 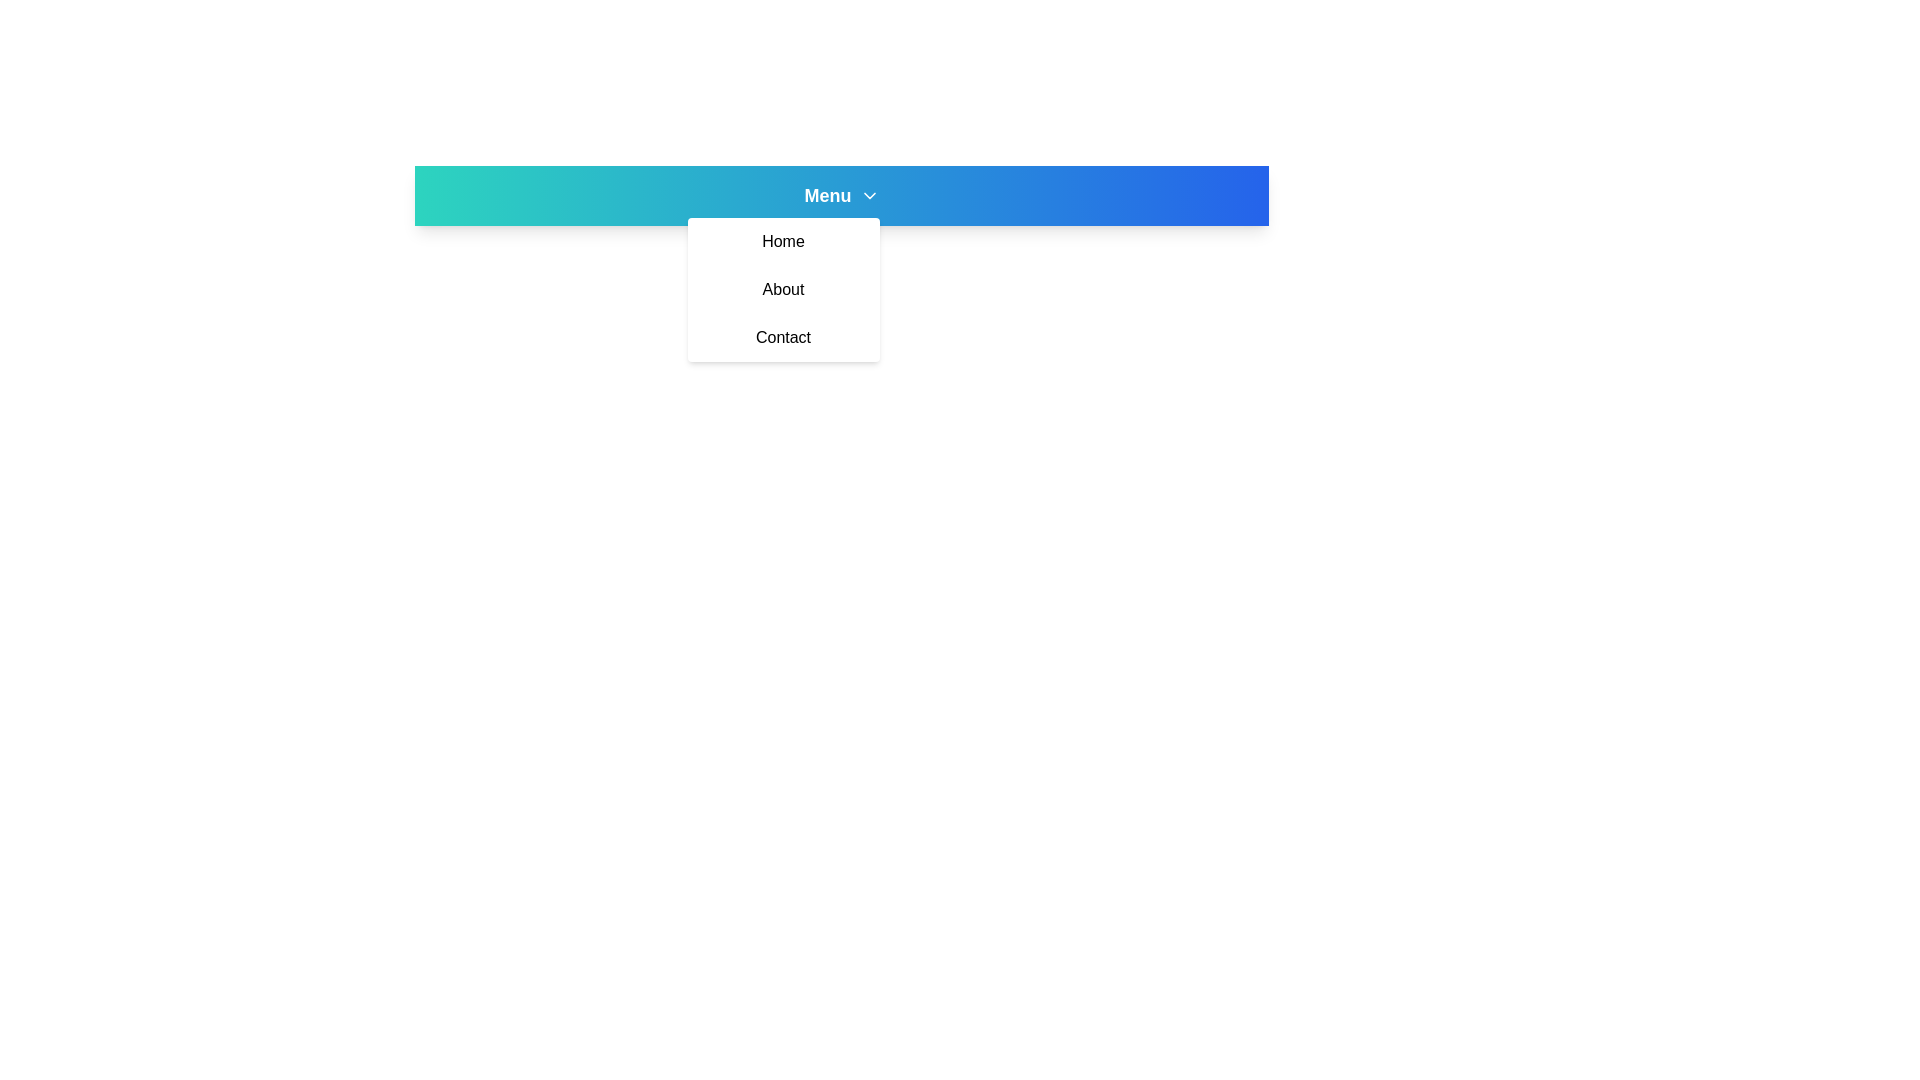 What do you see at coordinates (782, 241) in the screenshot?
I see `the menu item Home` at bounding box center [782, 241].